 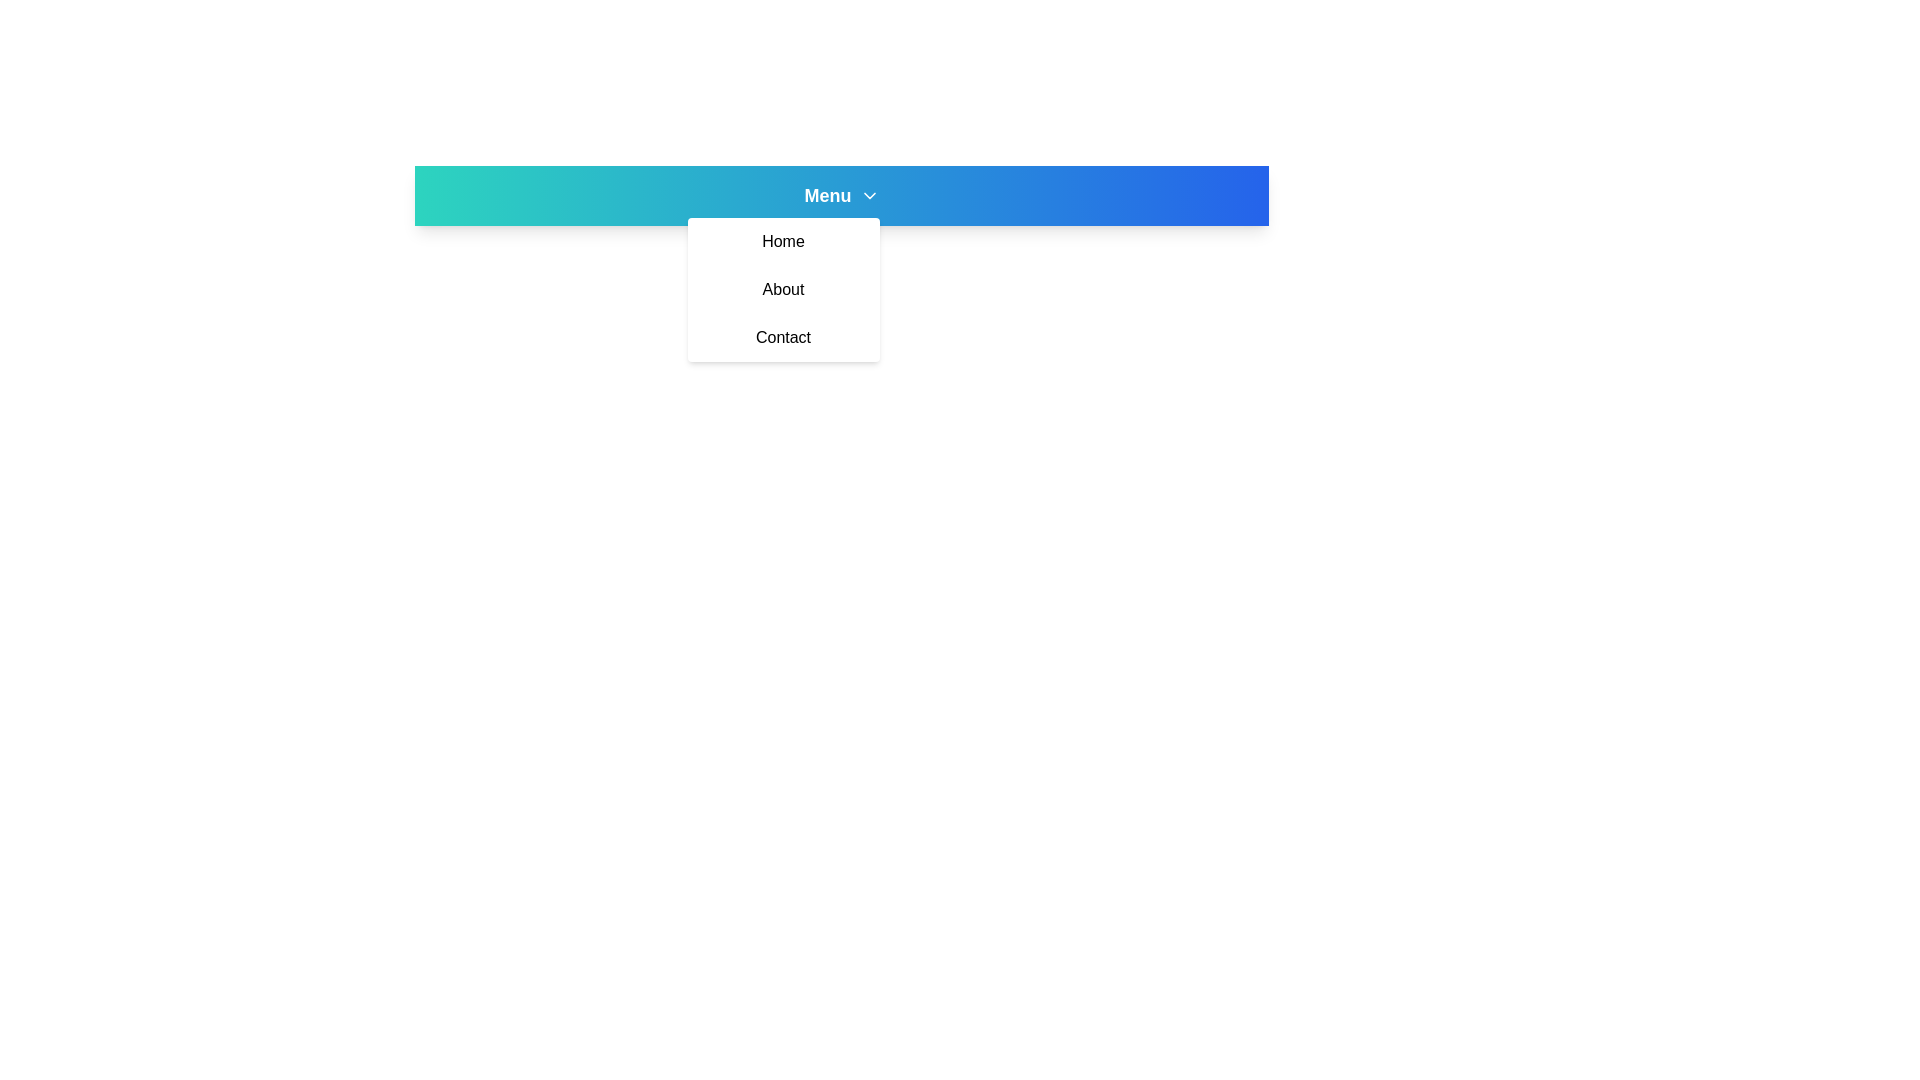 What do you see at coordinates (782, 241) in the screenshot?
I see `the menu item Home` at bounding box center [782, 241].